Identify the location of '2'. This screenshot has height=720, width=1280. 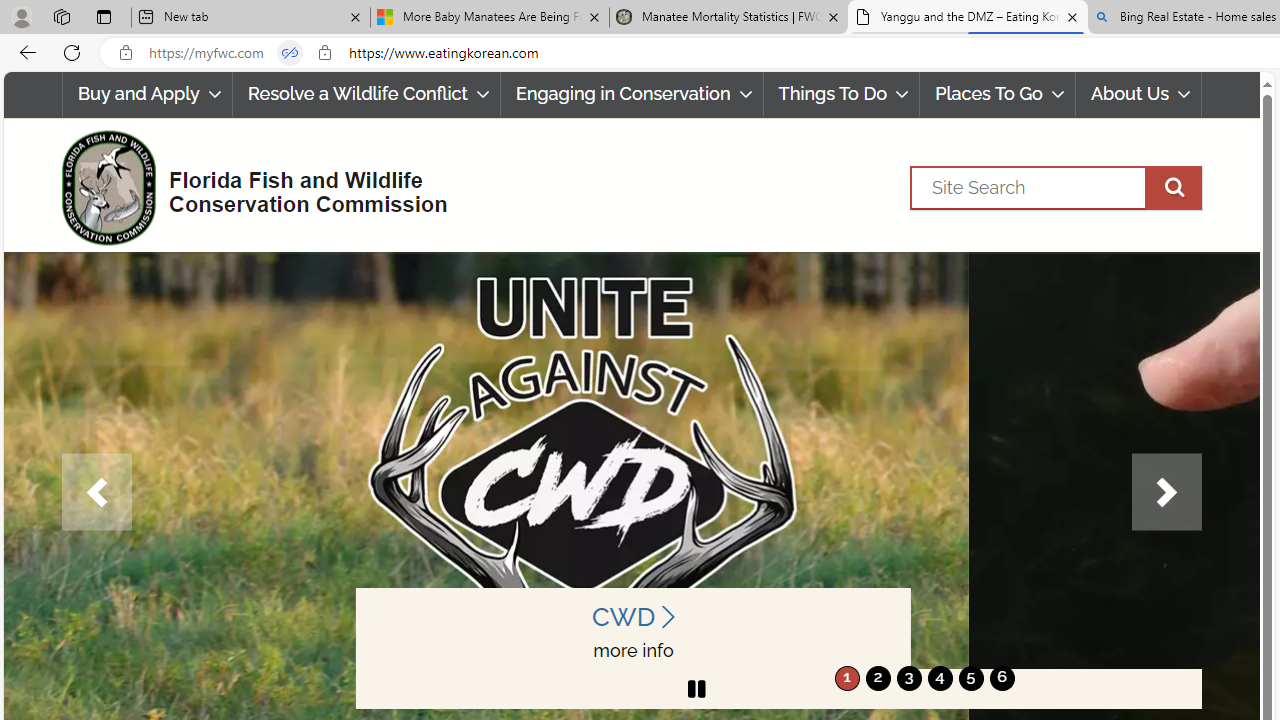
(878, 677).